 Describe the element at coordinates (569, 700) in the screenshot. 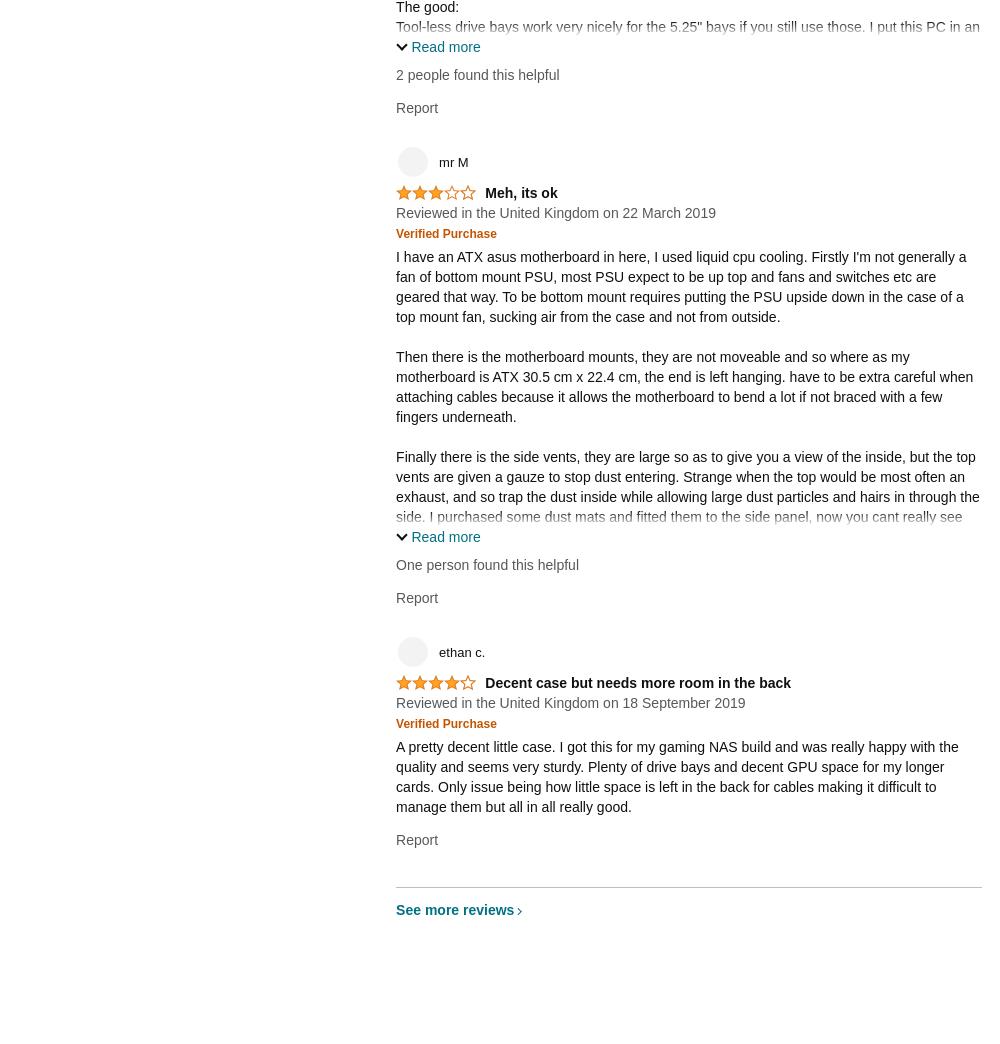

I see `'Reviewed in the United Kingdom on 18 September 2019'` at that location.